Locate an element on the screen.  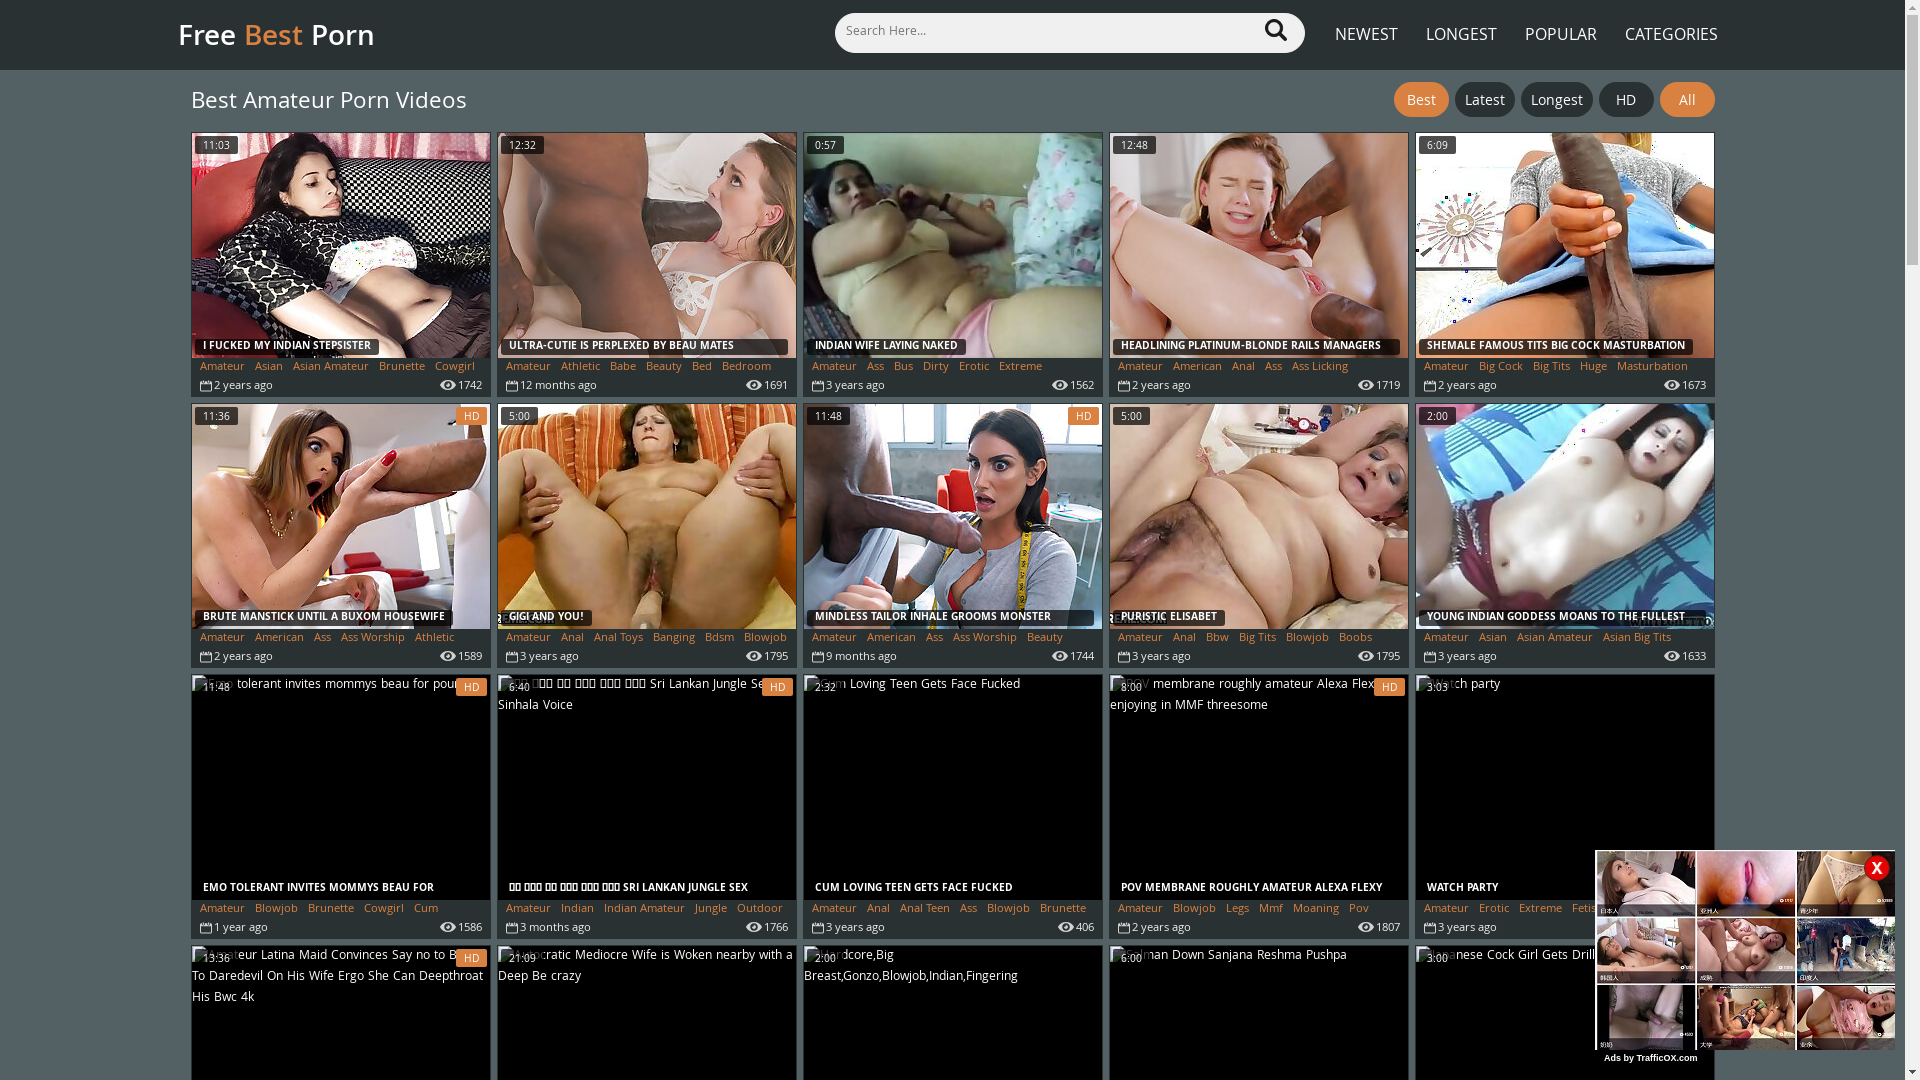
'Mmf' is located at coordinates (1269, 909).